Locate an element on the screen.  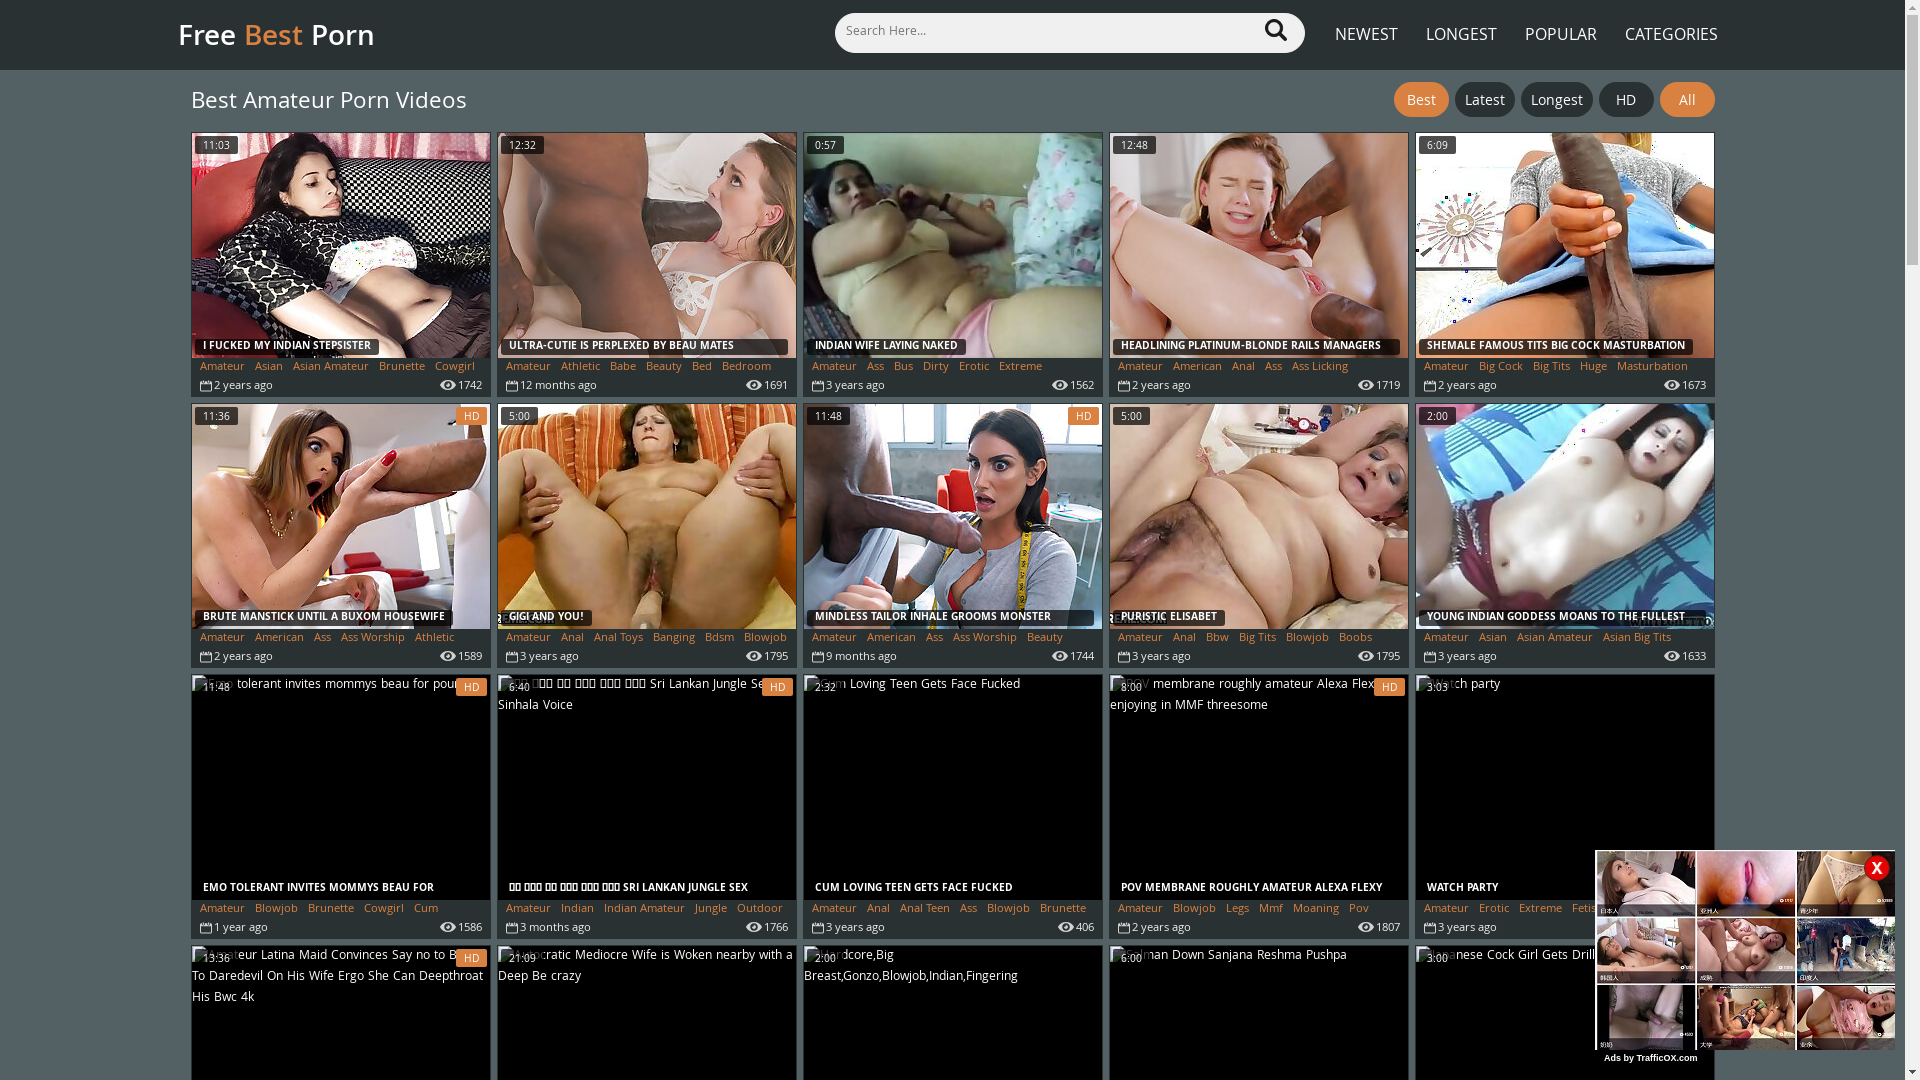
'Mmf' is located at coordinates (1269, 909).